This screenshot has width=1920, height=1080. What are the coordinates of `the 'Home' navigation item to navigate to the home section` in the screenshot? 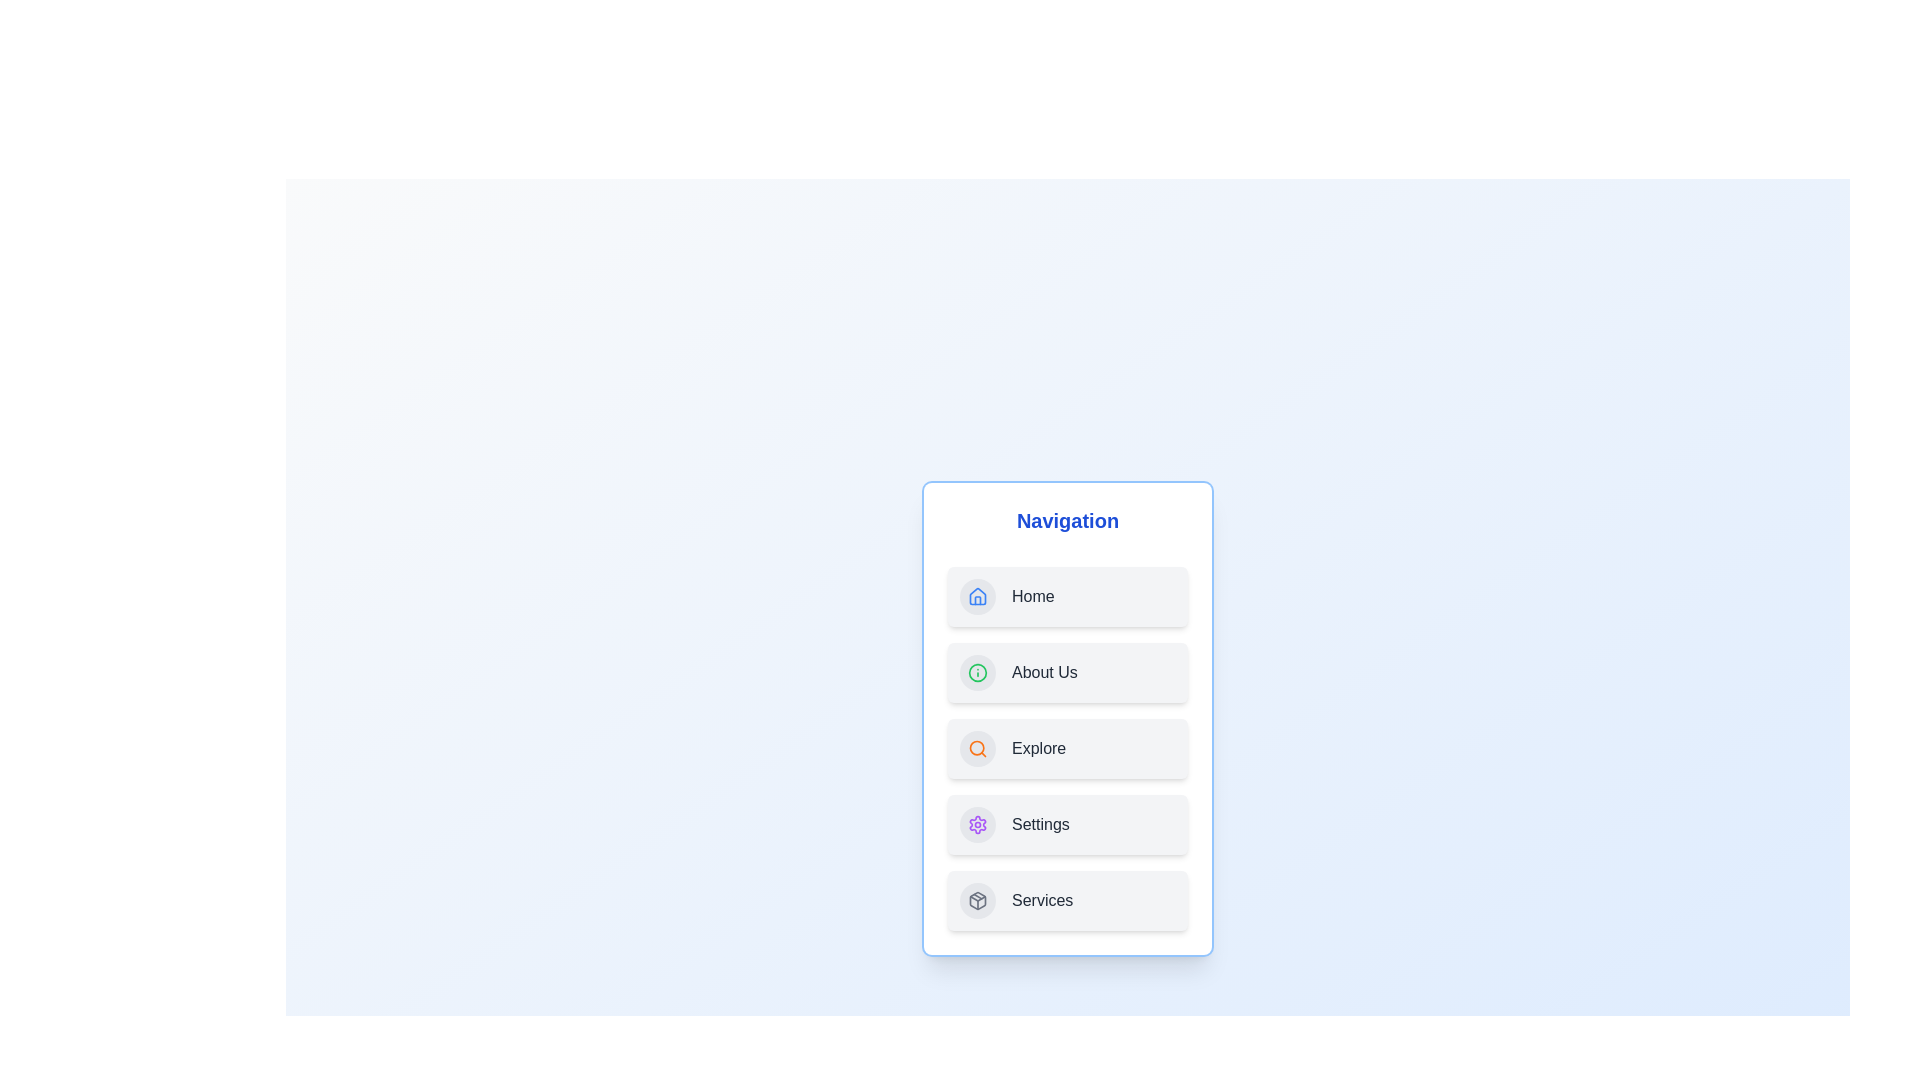 It's located at (1067, 596).